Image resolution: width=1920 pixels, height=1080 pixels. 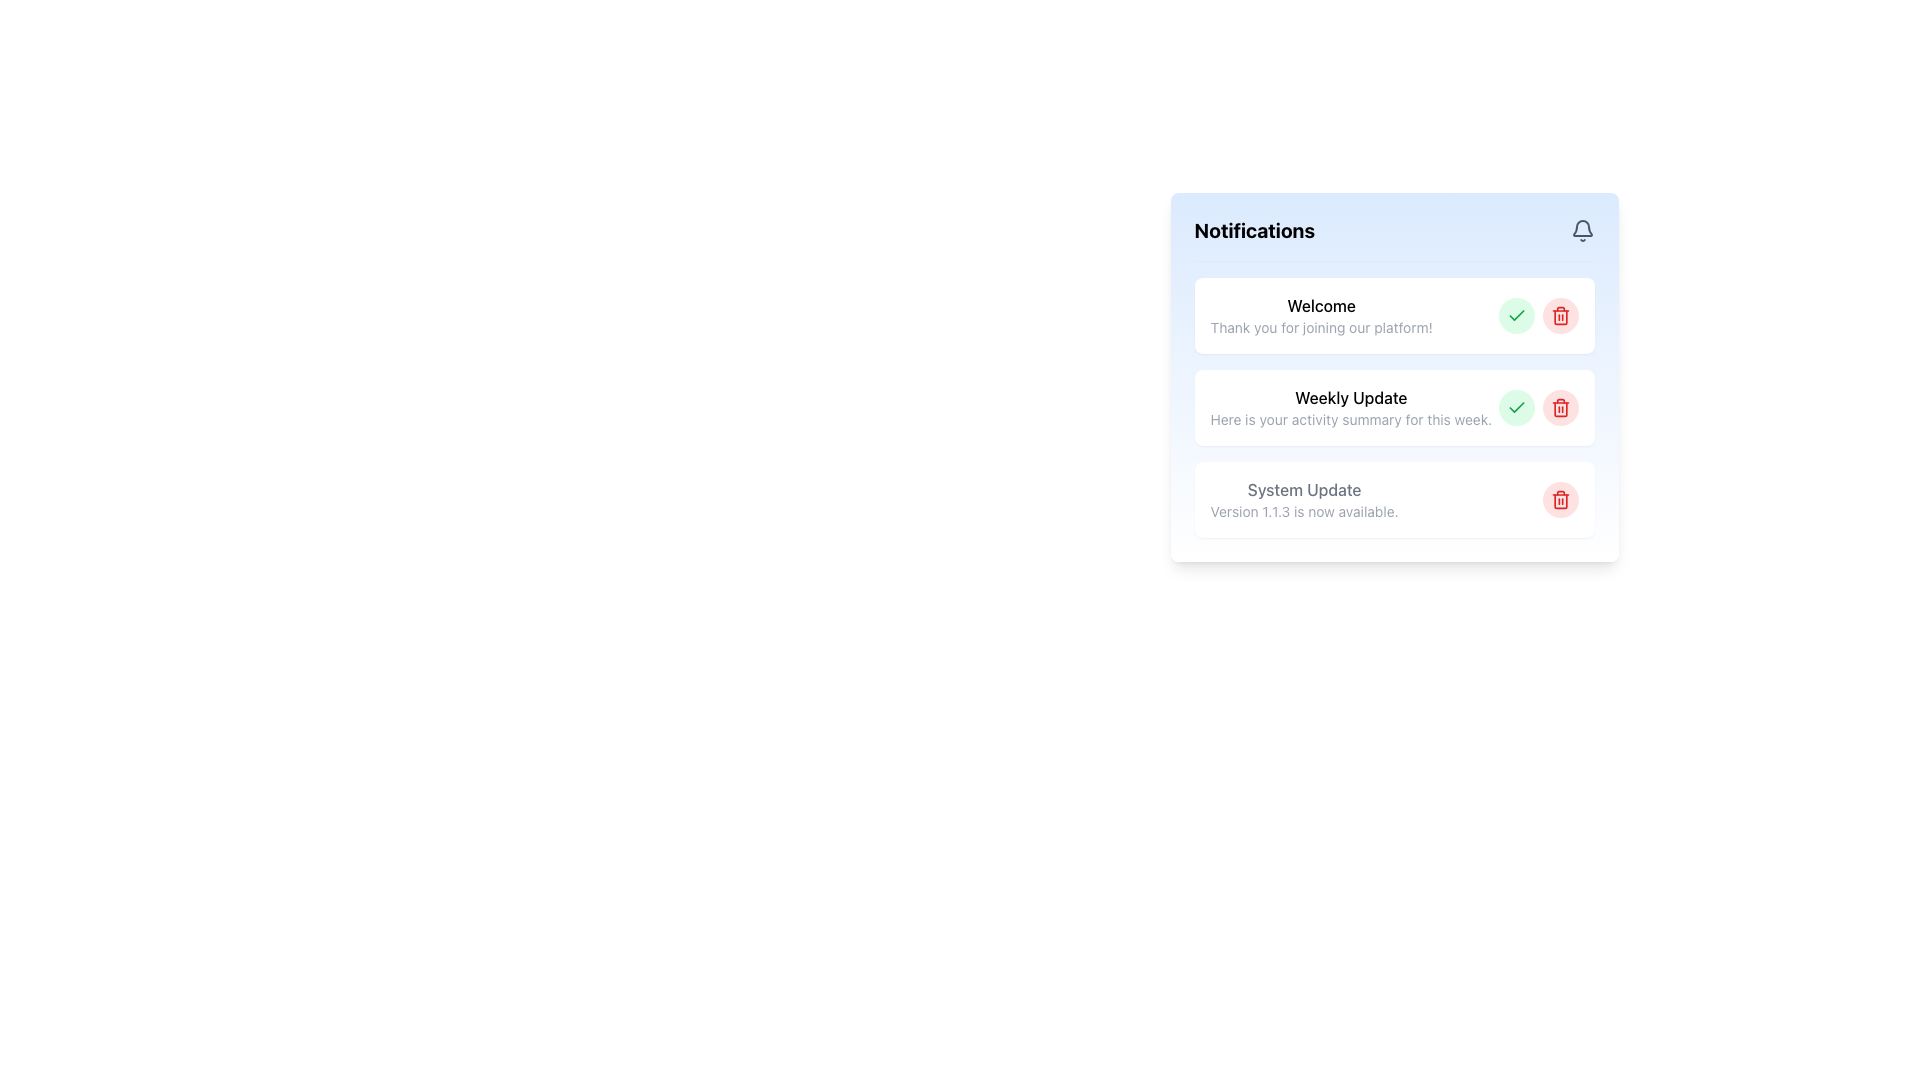 What do you see at coordinates (1559, 407) in the screenshot?
I see `the red trash bin icon button` at bounding box center [1559, 407].